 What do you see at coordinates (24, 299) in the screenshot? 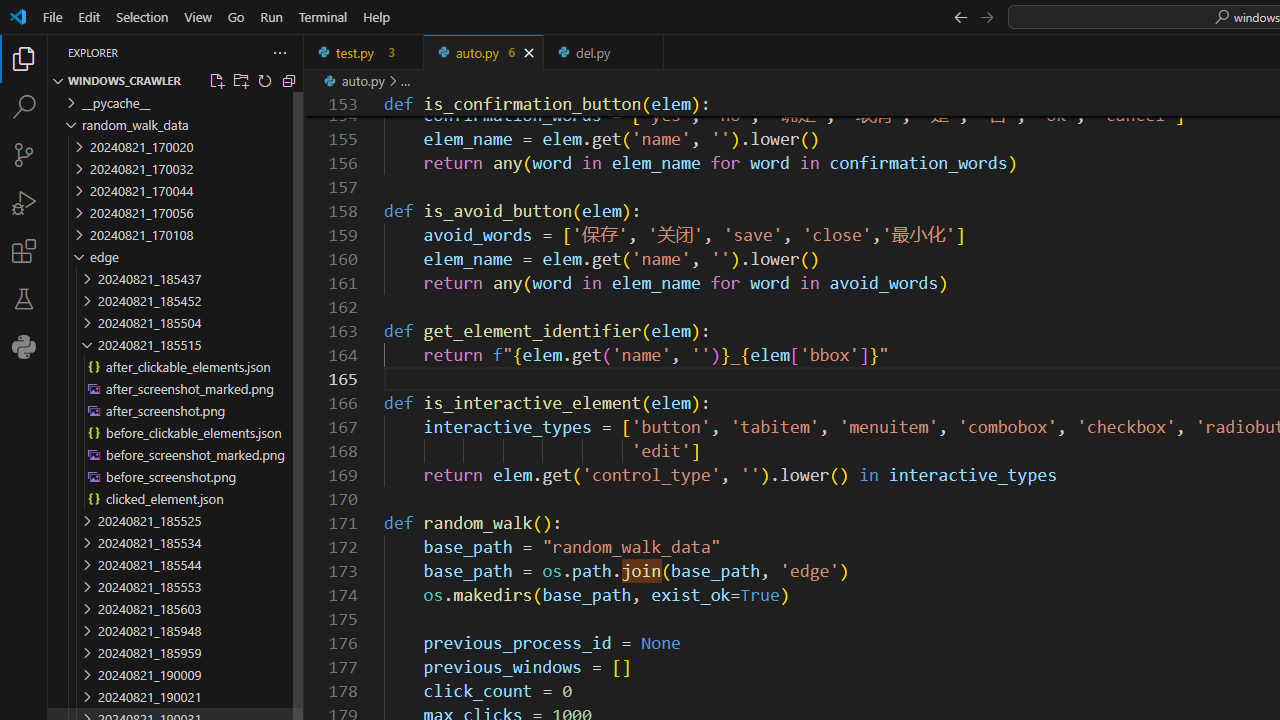
I see `'Testing'` at bounding box center [24, 299].